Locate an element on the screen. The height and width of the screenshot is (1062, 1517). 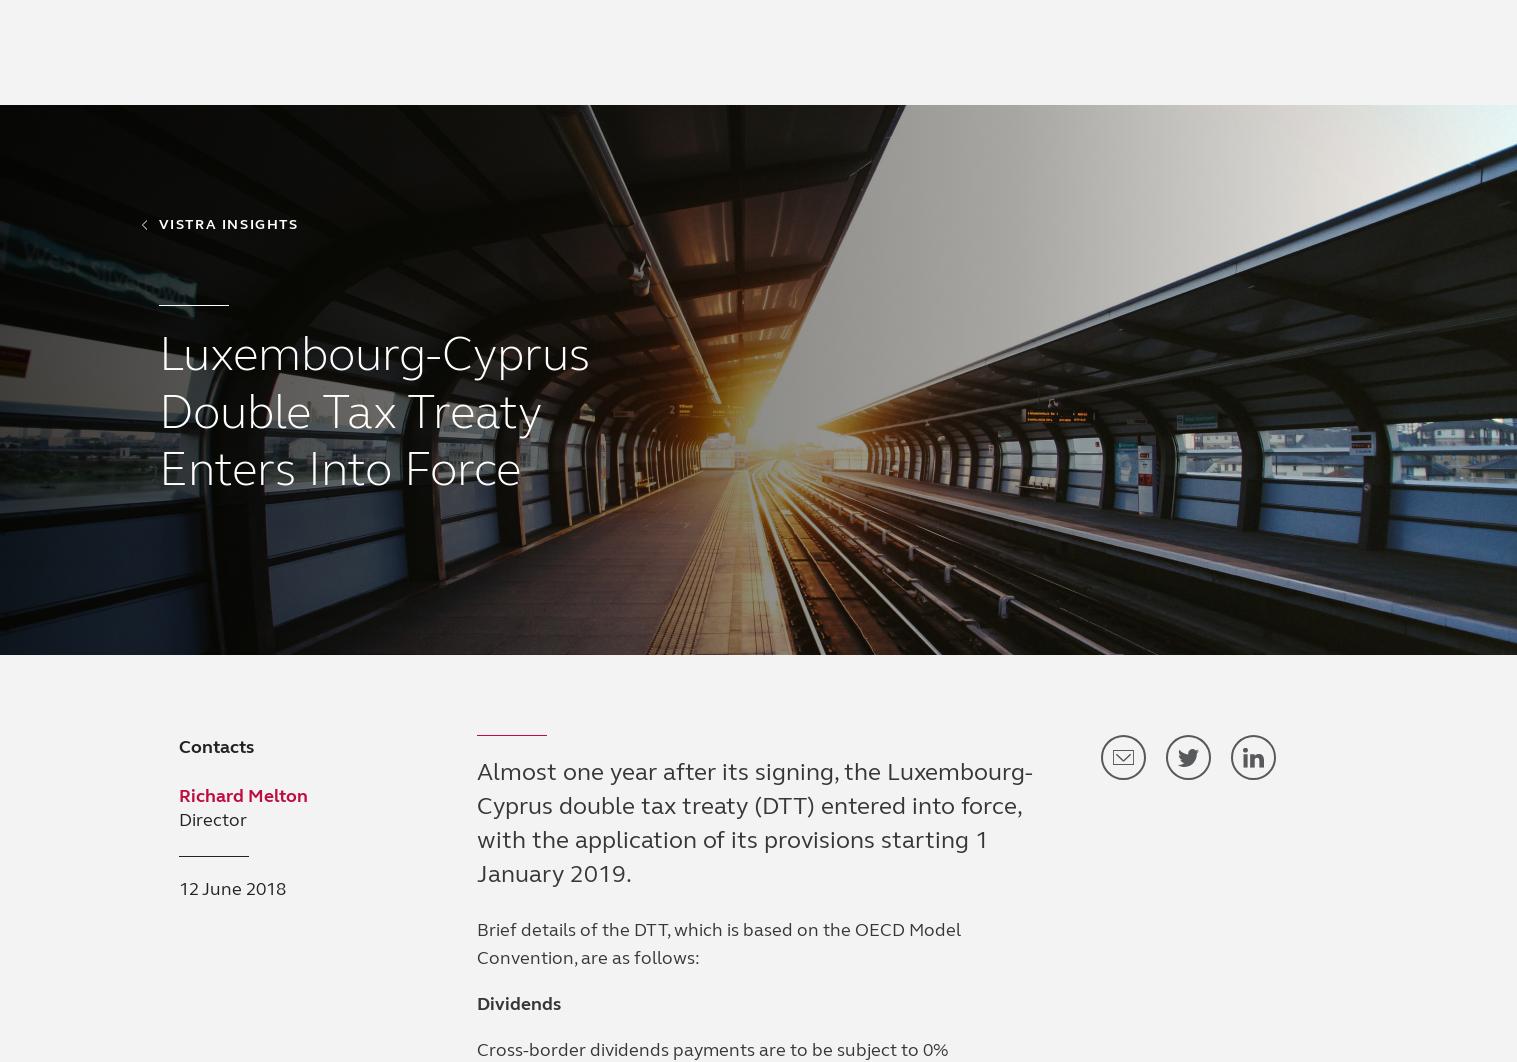
'26 Oct 2023' is located at coordinates (637, 447).